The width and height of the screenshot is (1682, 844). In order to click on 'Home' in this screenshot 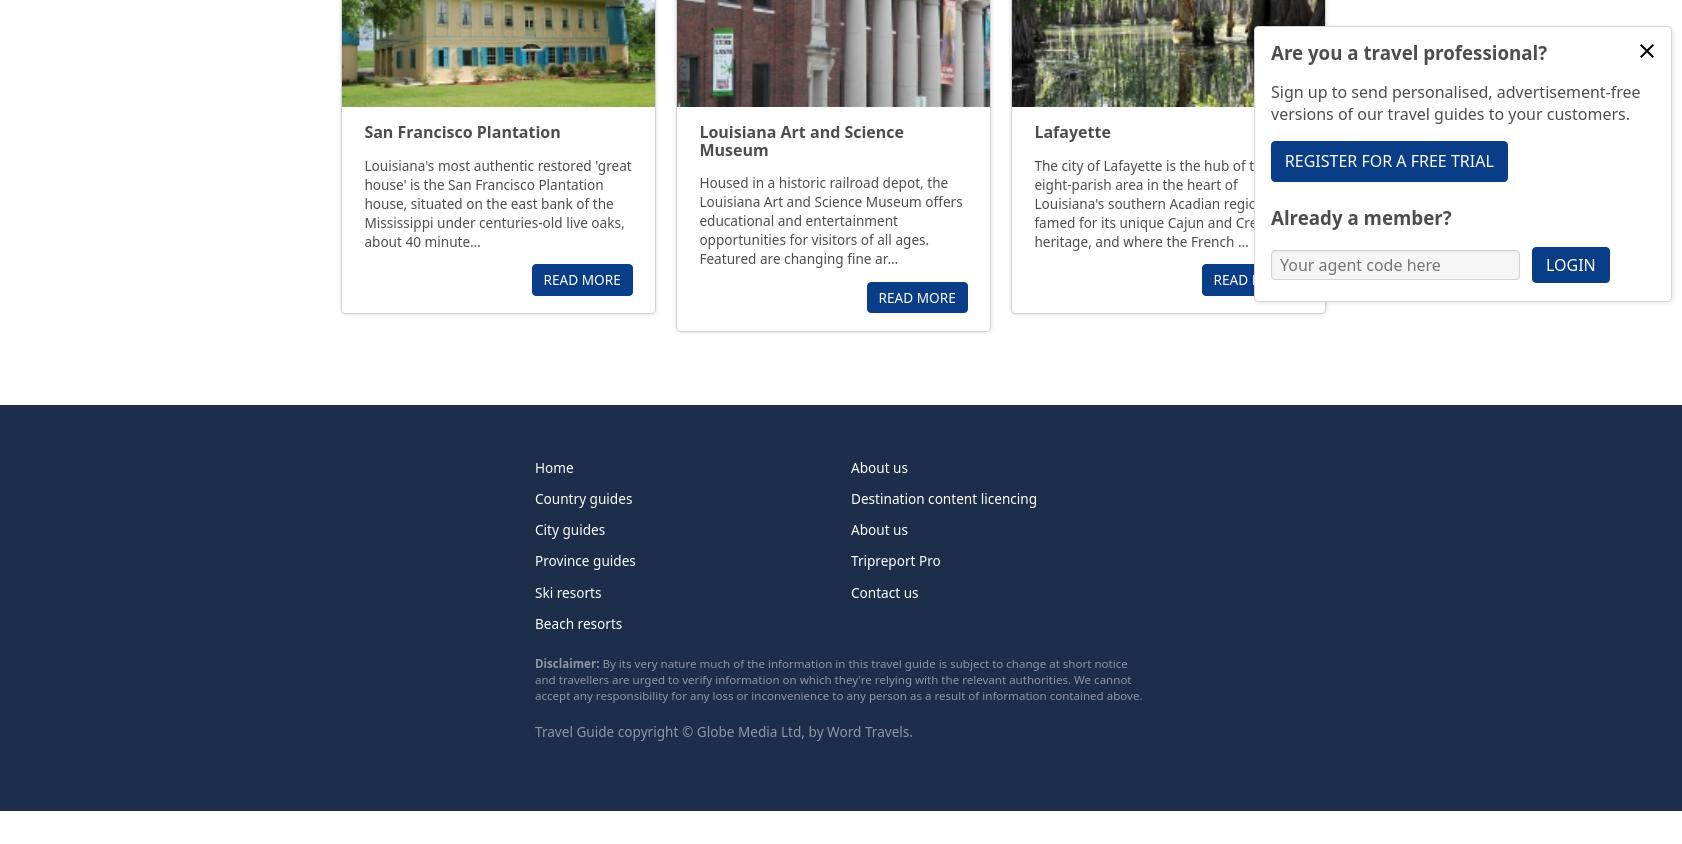, I will do `click(535, 465)`.